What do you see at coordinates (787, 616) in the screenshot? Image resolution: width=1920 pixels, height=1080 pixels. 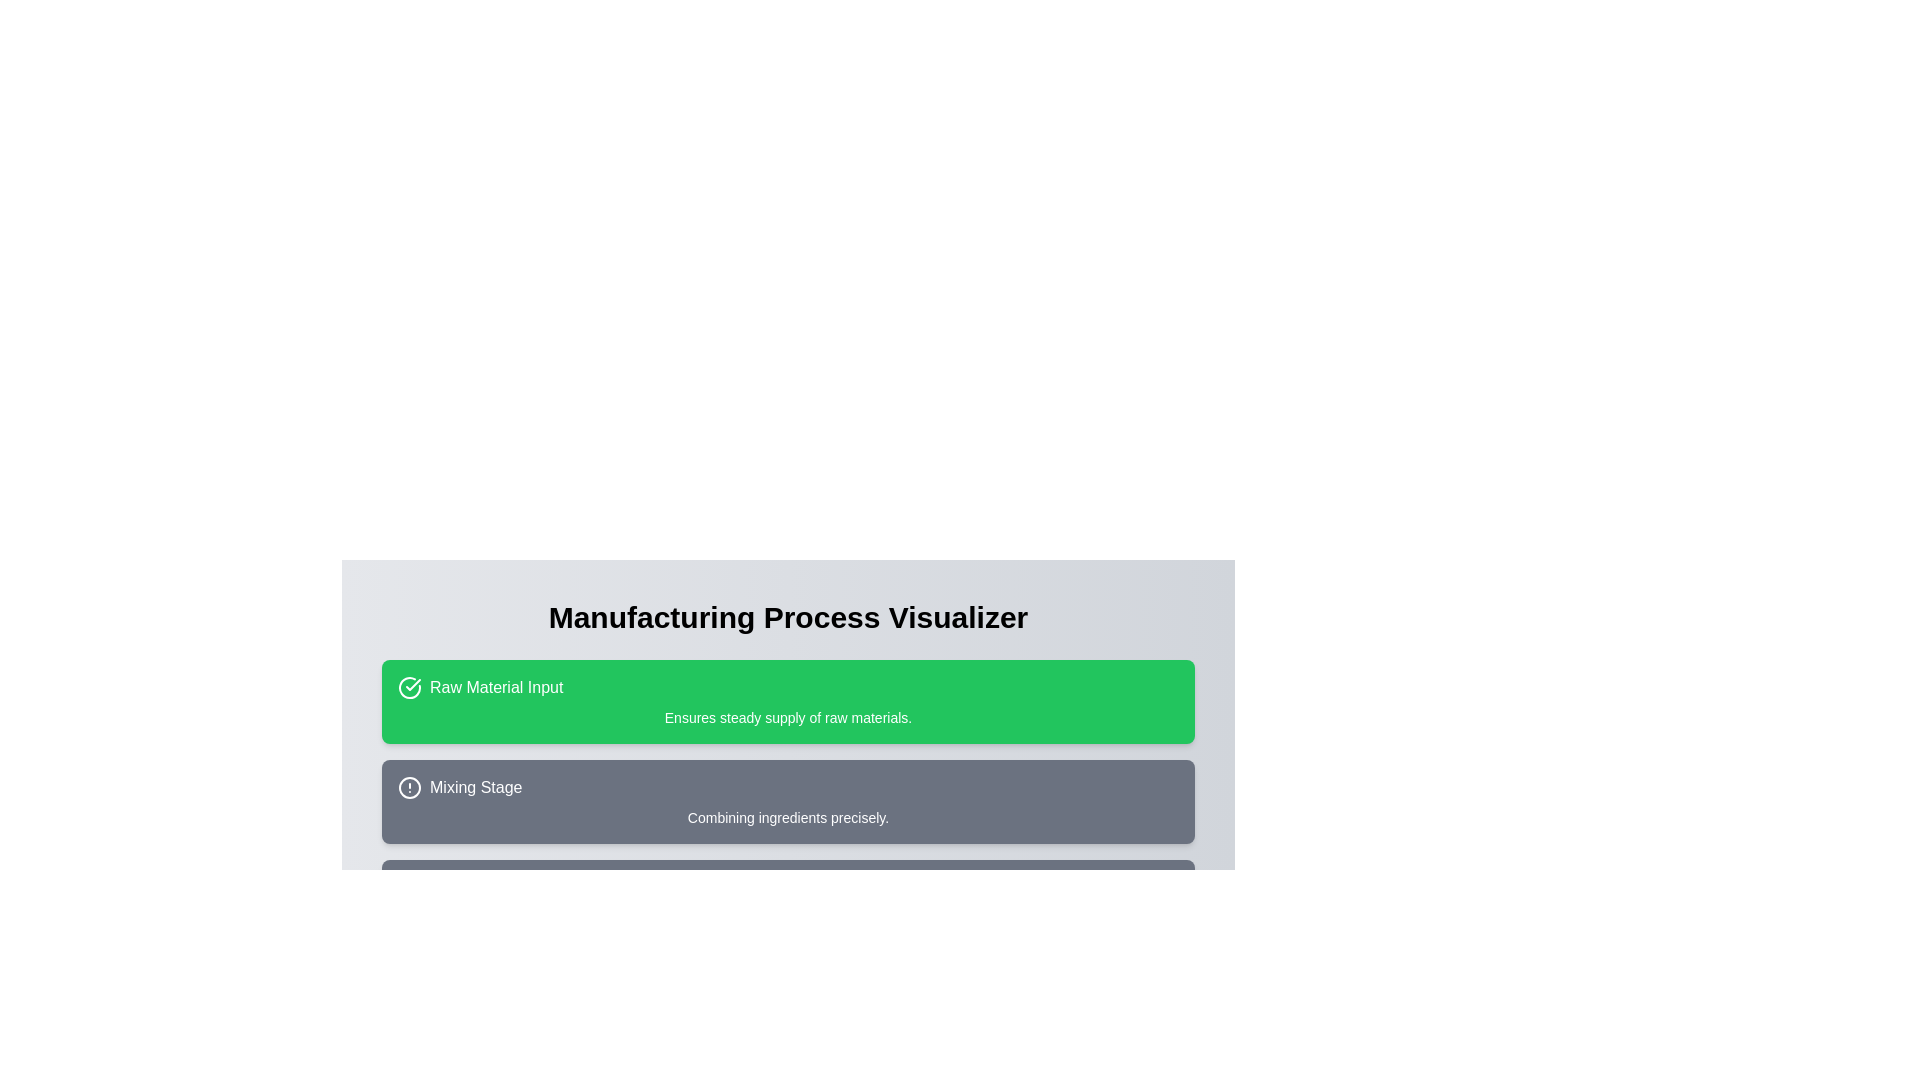 I see `header text element styled as 'Manufacturing Process Visualizer', which is prominently displayed at the top of the content area` at bounding box center [787, 616].